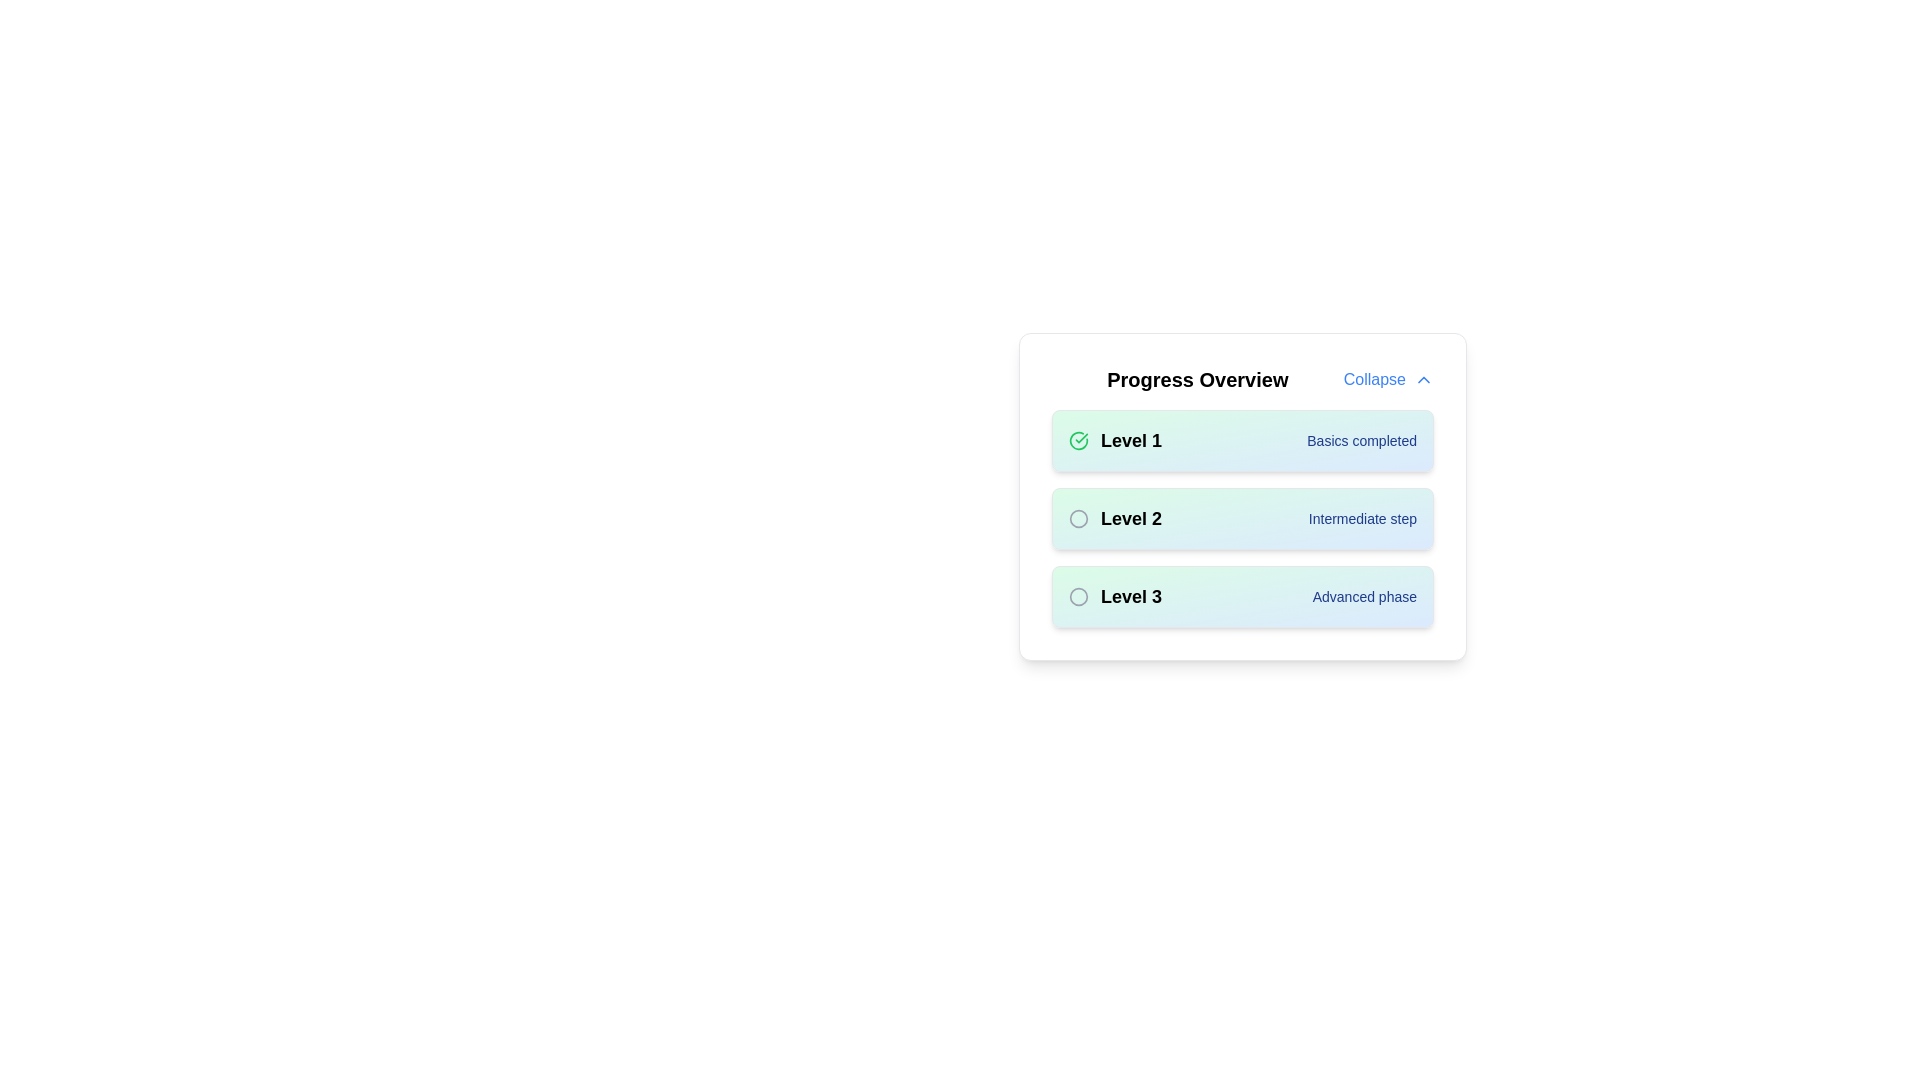 The height and width of the screenshot is (1080, 1920). What do you see at coordinates (1131, 596) in the screenshot?
I see `the third level progress tracker text label, which is positioned between a circular icon and the text 'Advanced phase'` at bounding box center [1131, 596].